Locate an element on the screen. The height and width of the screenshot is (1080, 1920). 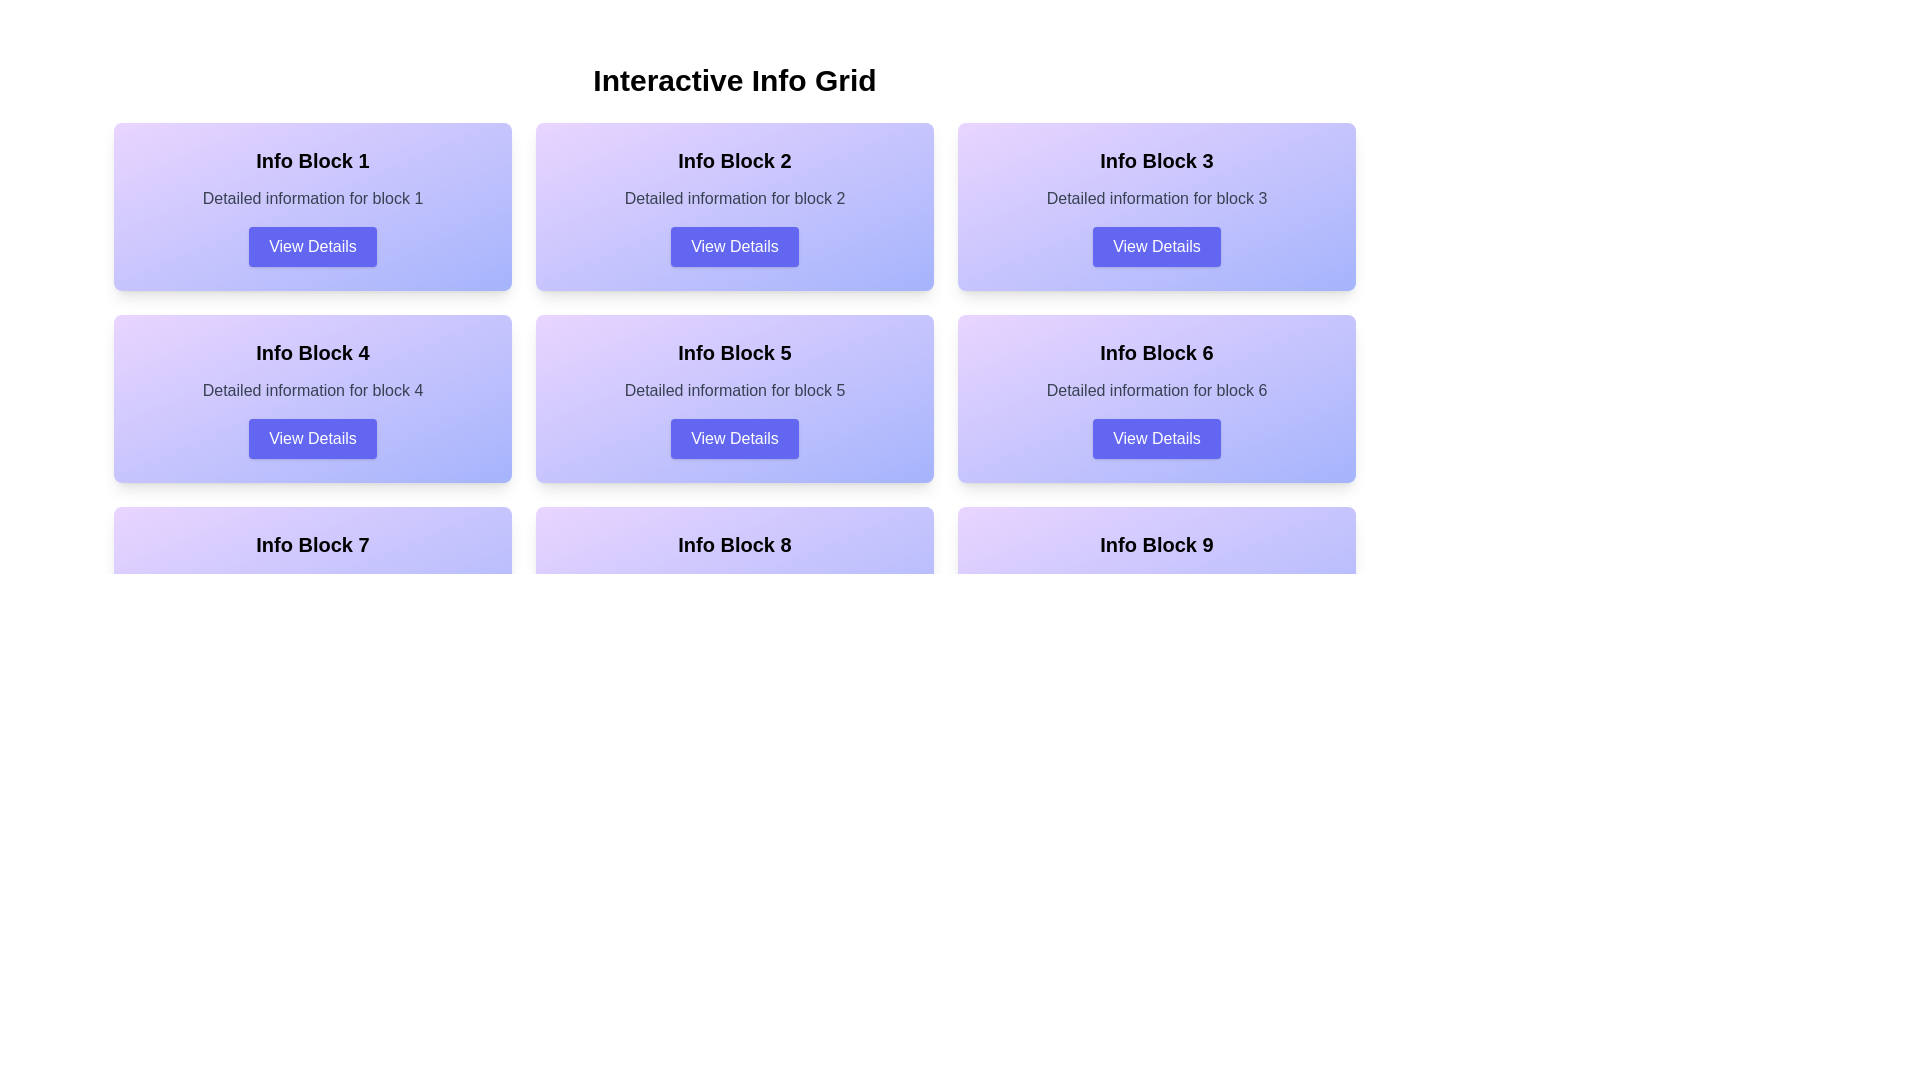
the text label displaying 'Detailed information for block 9', which is located below 'Info Block 9' and above the 'View Details' button is located at coordinates (1156, 582).